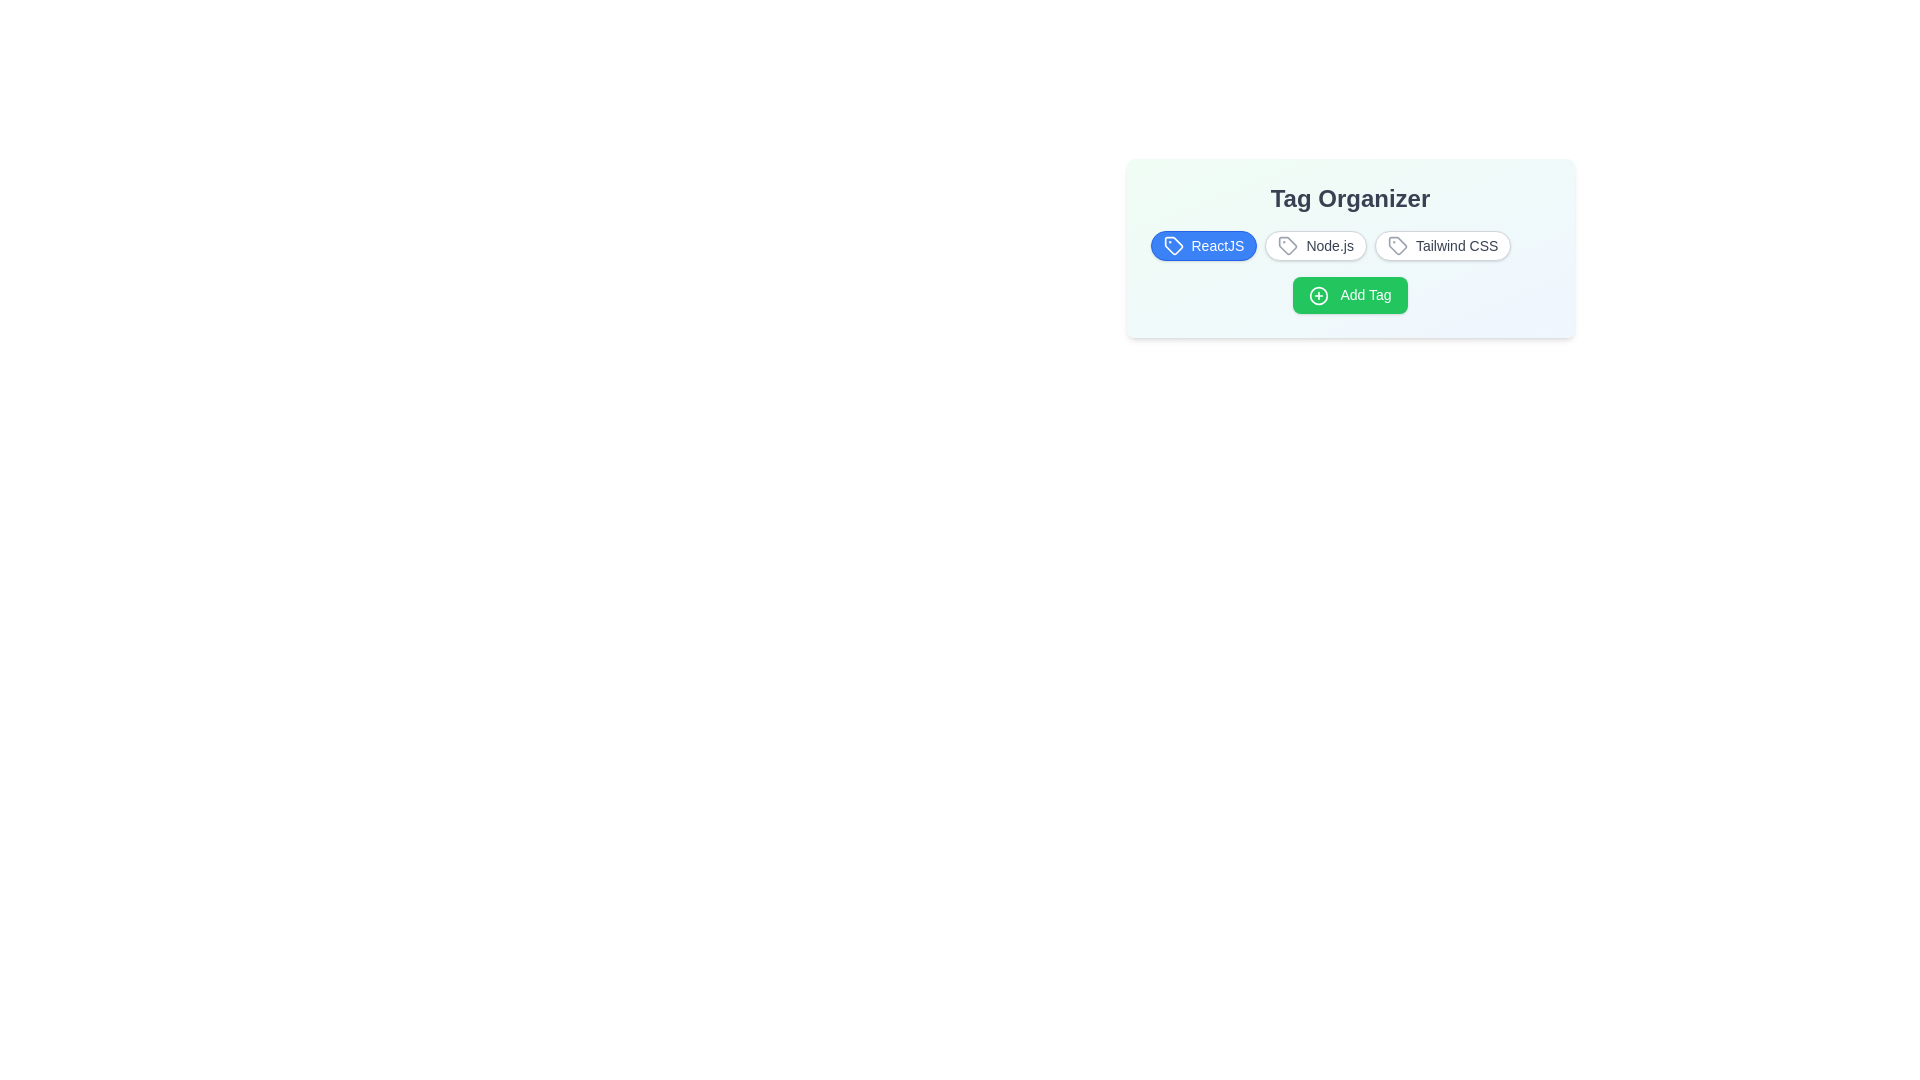  Describe the element at coordinates (1316, 245) in the screenshot. I see `the tag Node.js` at that location.